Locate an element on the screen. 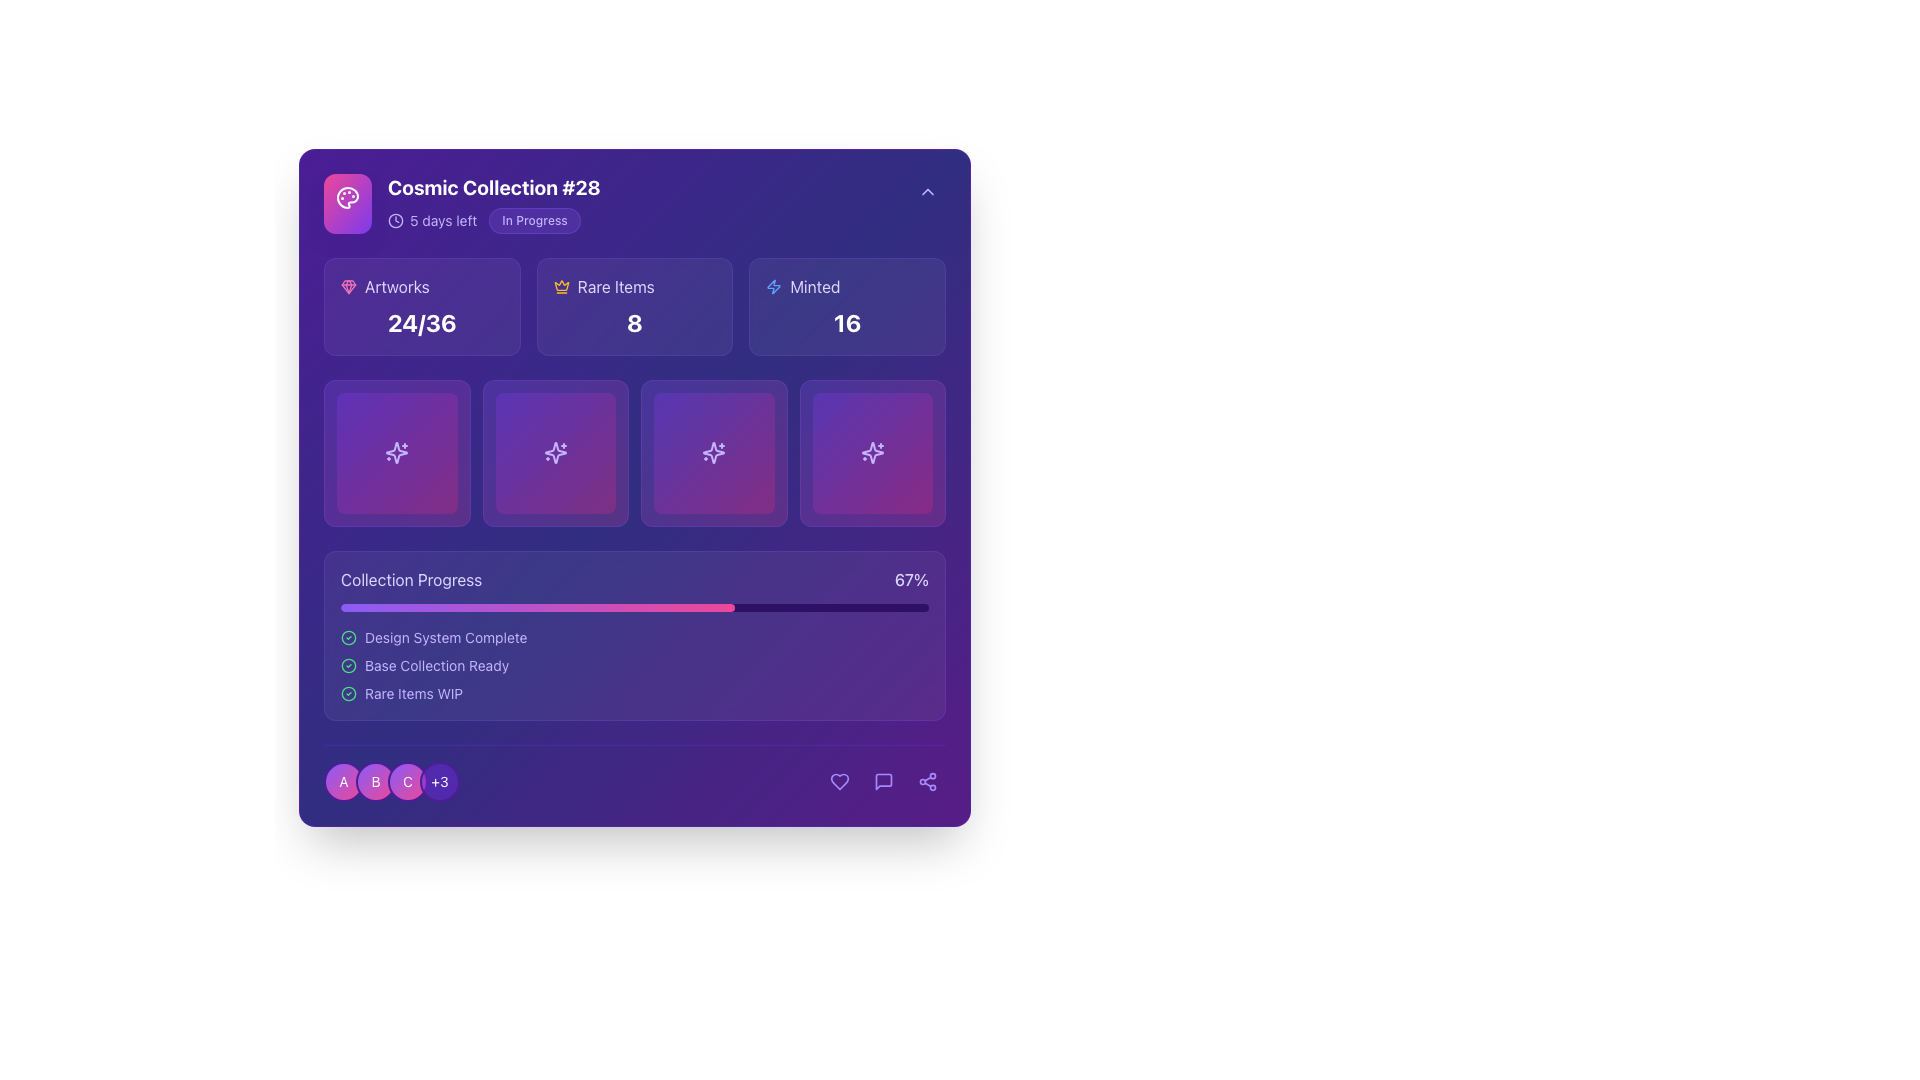 This screenshot has height=1080, width=1920. the Status Indicator that shows '5 days left', located near the top-left area of the card titled 'Cosmic Collection #28', to the right of the circular icon and to the left of the 'In Progress' tag is located at coordinates (431, 220).